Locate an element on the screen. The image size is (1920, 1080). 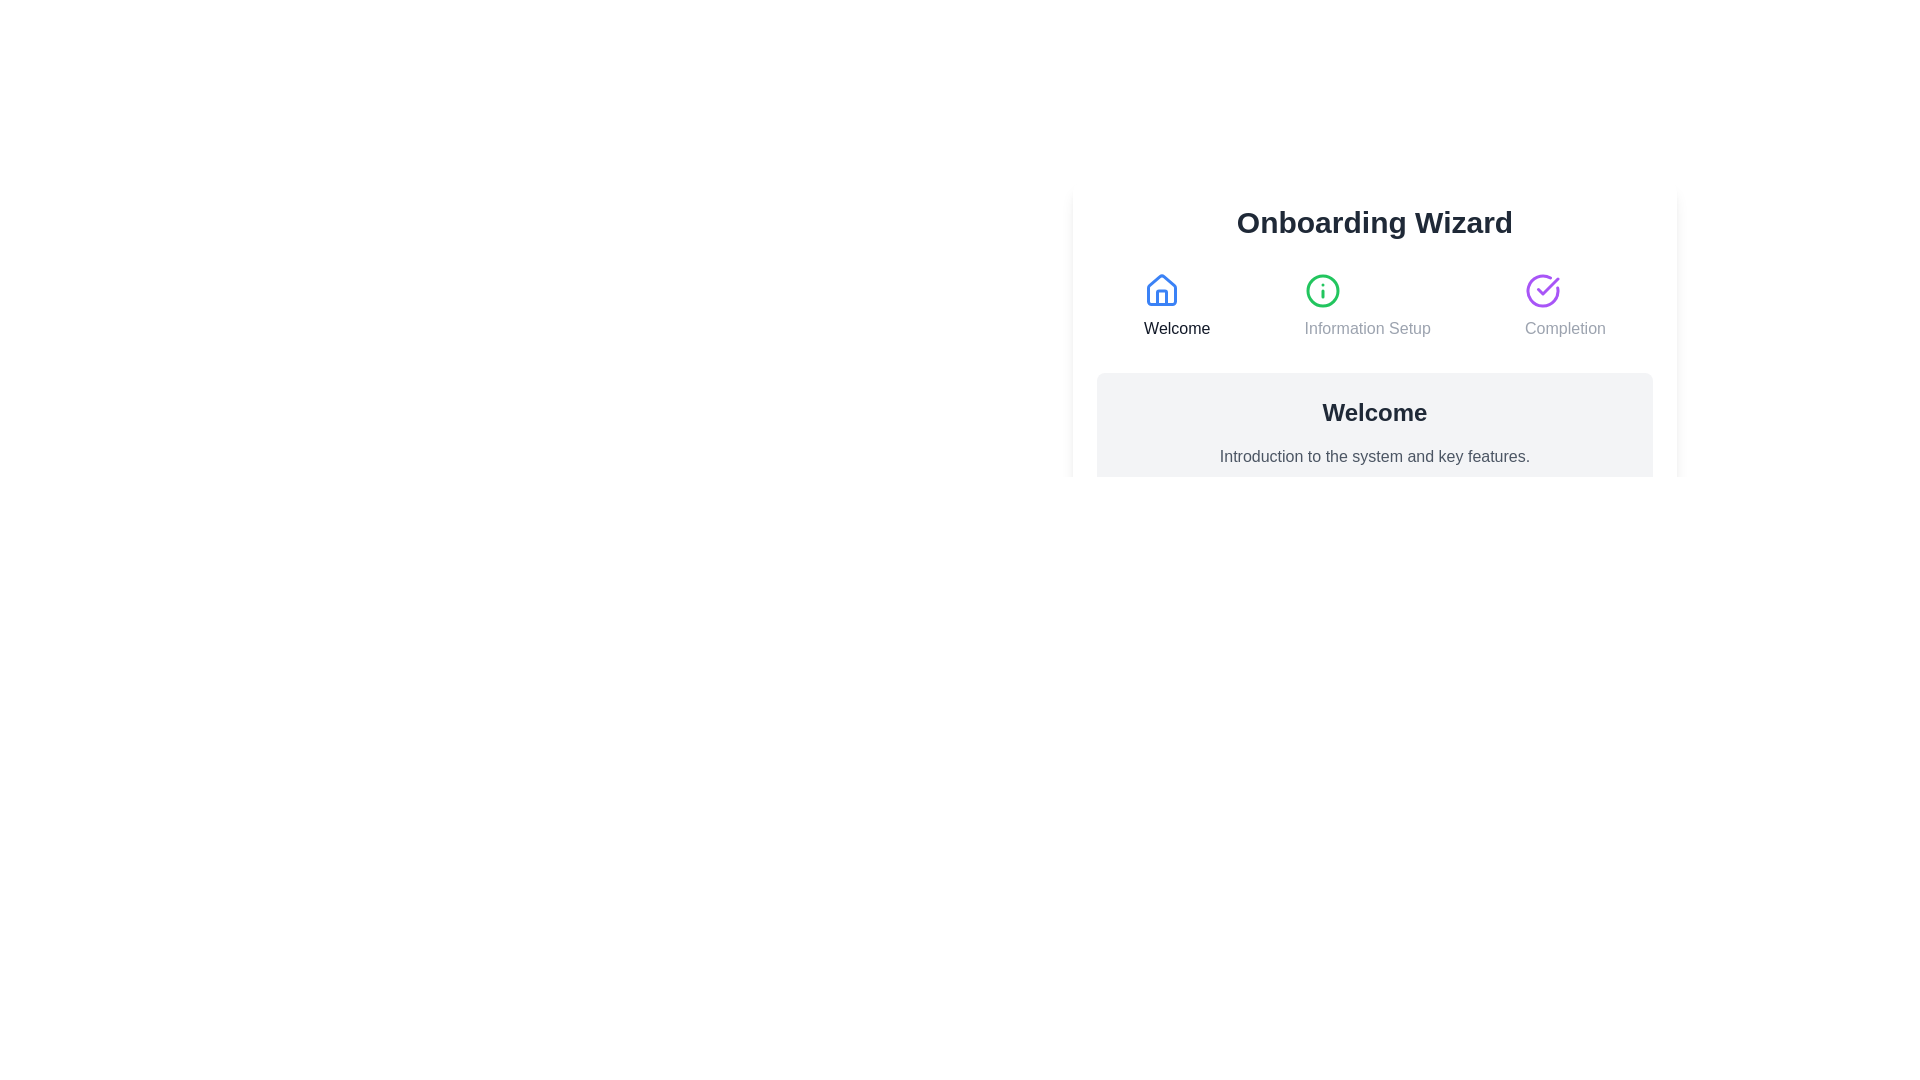
the step title Completion to activate it is located at coordinates (1564, 307).